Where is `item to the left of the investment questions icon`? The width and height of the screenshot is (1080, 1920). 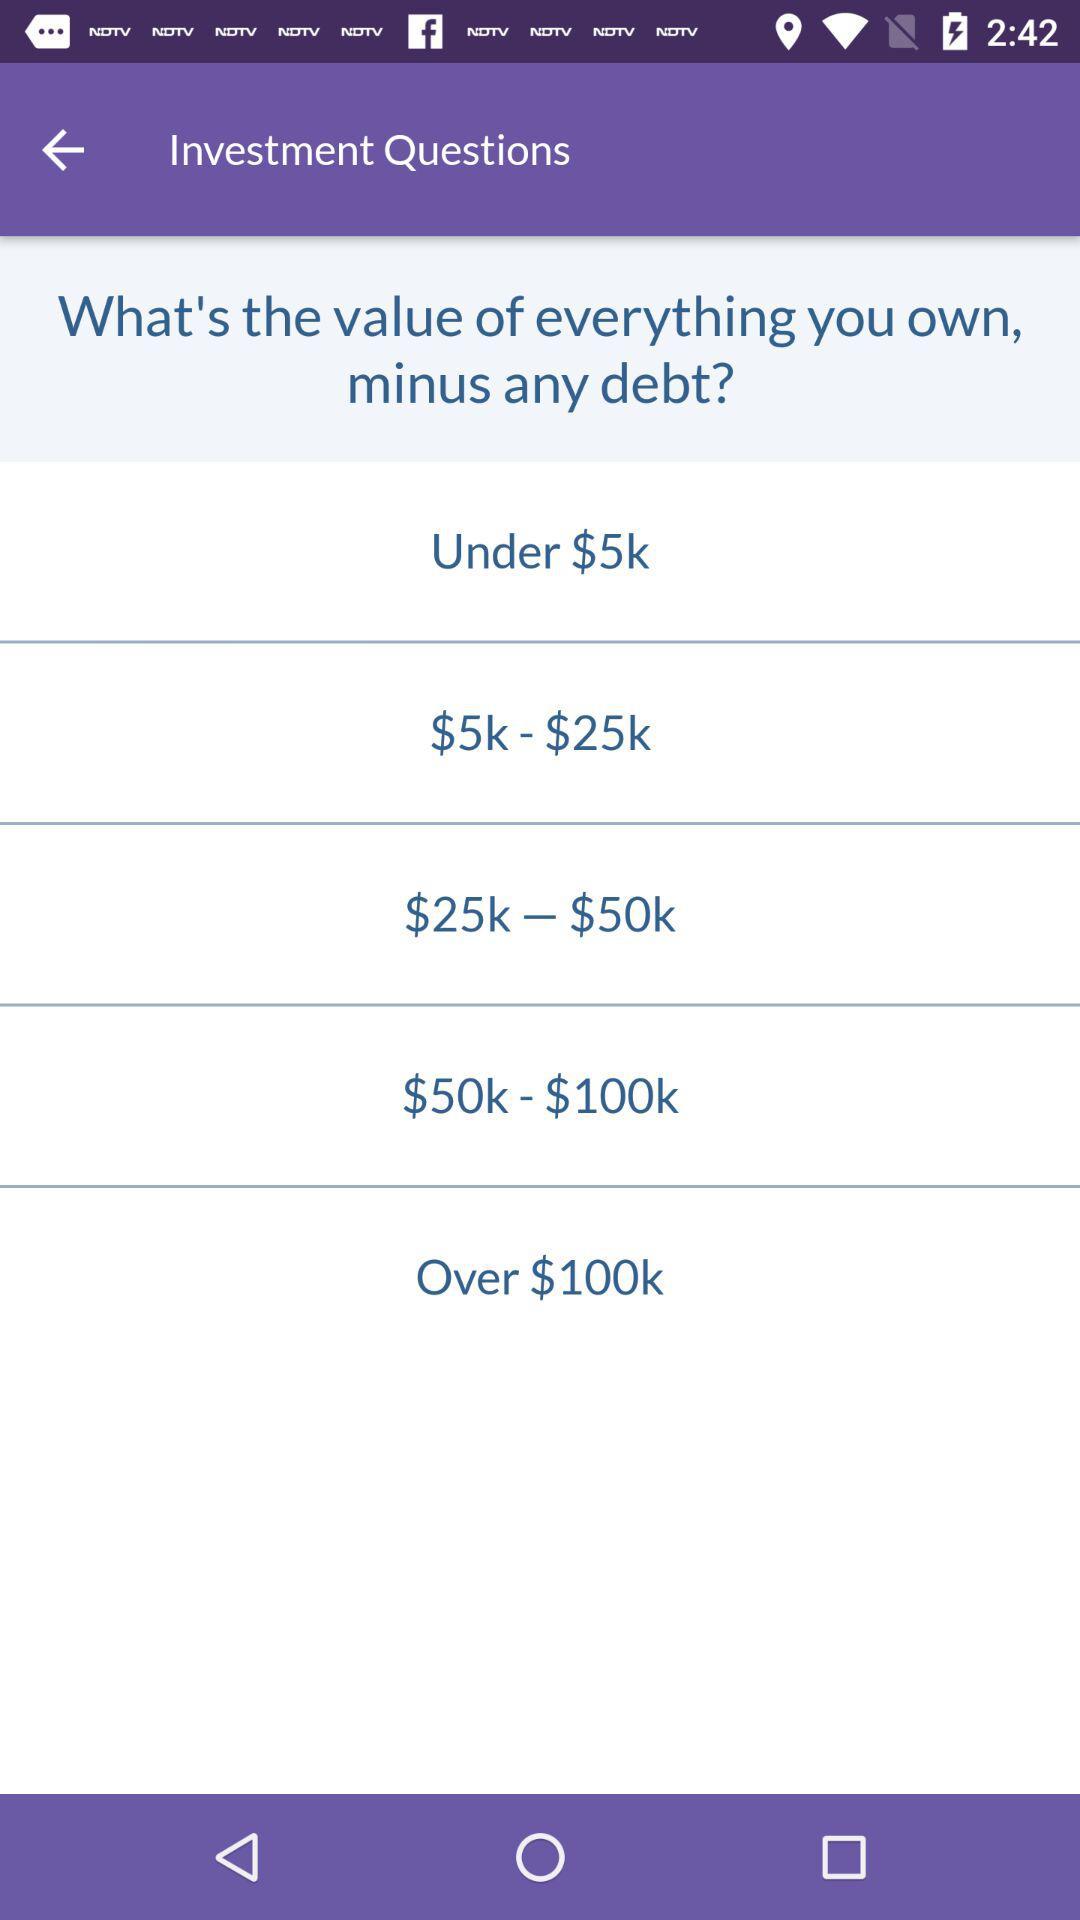 item to the left of the investment questions icon is located at coordinates (61, 148).